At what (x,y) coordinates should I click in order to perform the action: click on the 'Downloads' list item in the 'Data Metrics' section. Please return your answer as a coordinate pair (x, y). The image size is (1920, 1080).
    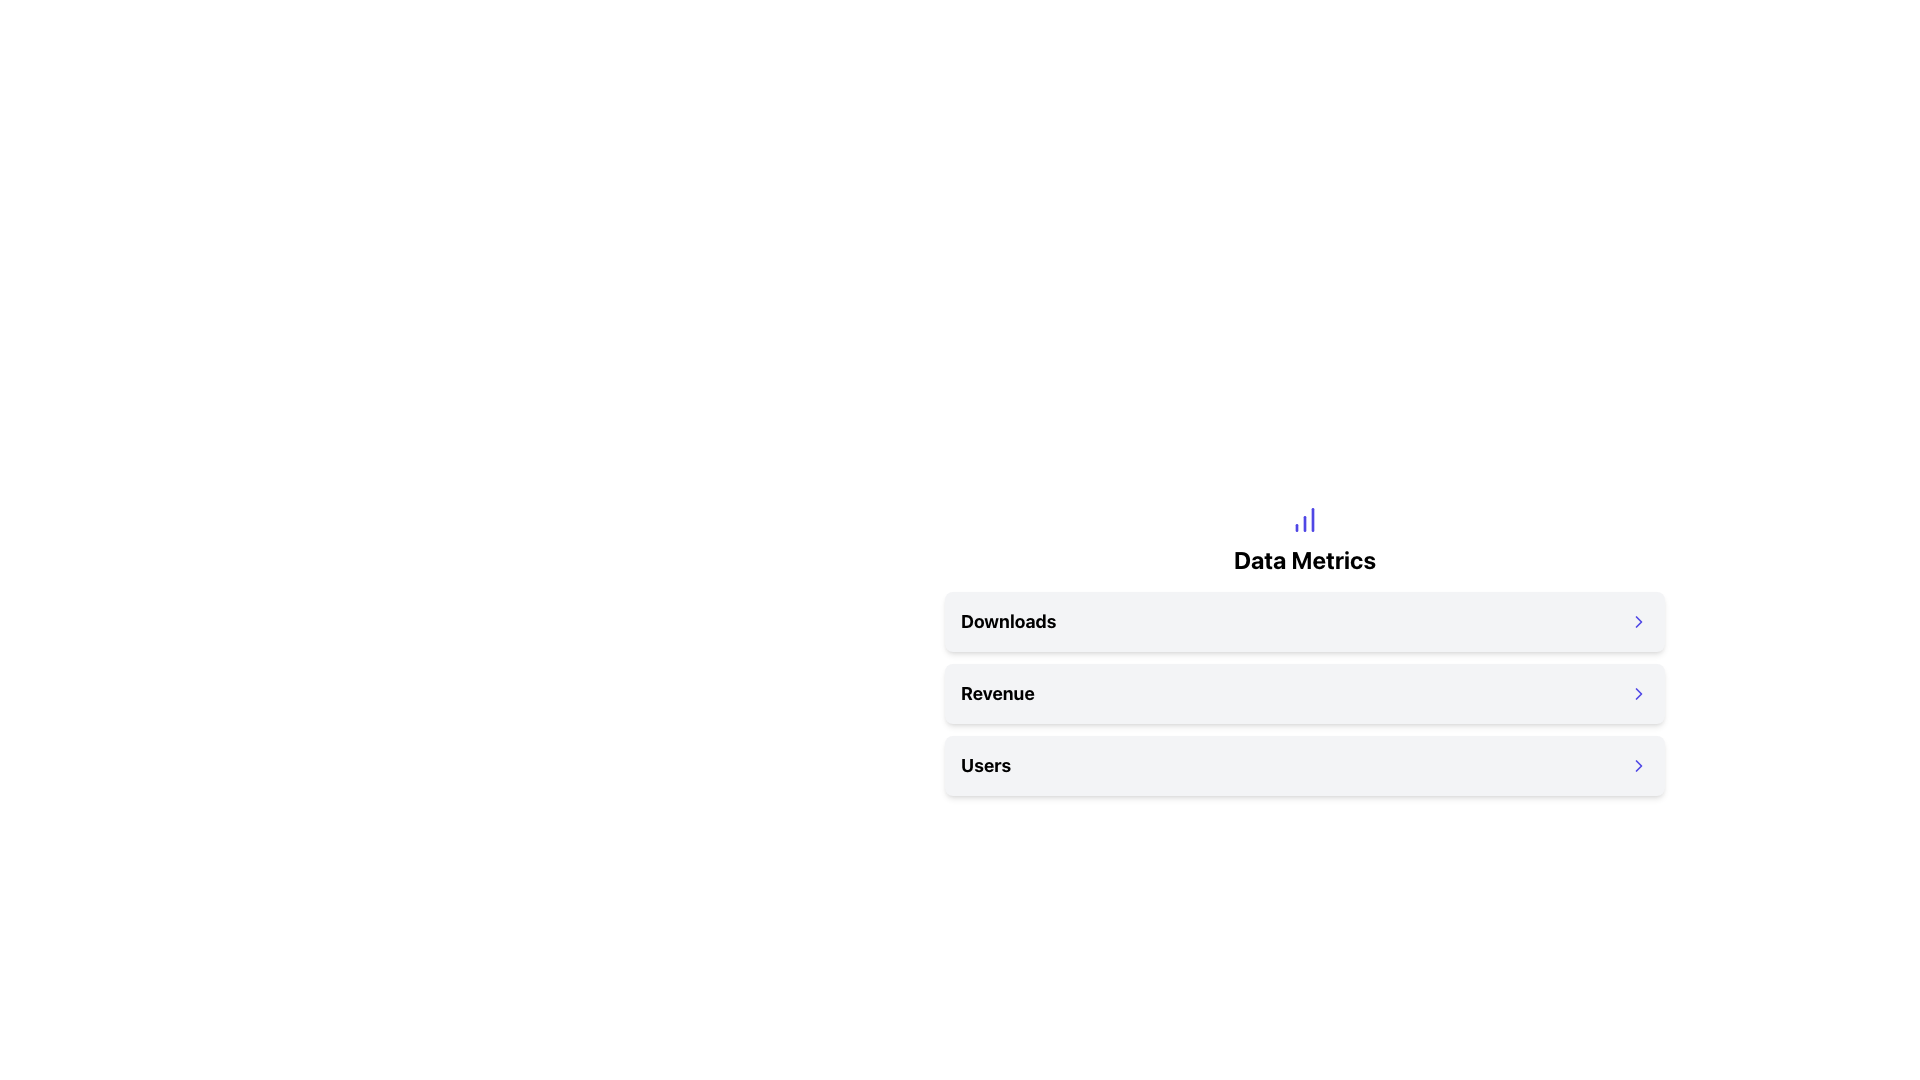
    Looking at the image, I should click on (1305, 620).